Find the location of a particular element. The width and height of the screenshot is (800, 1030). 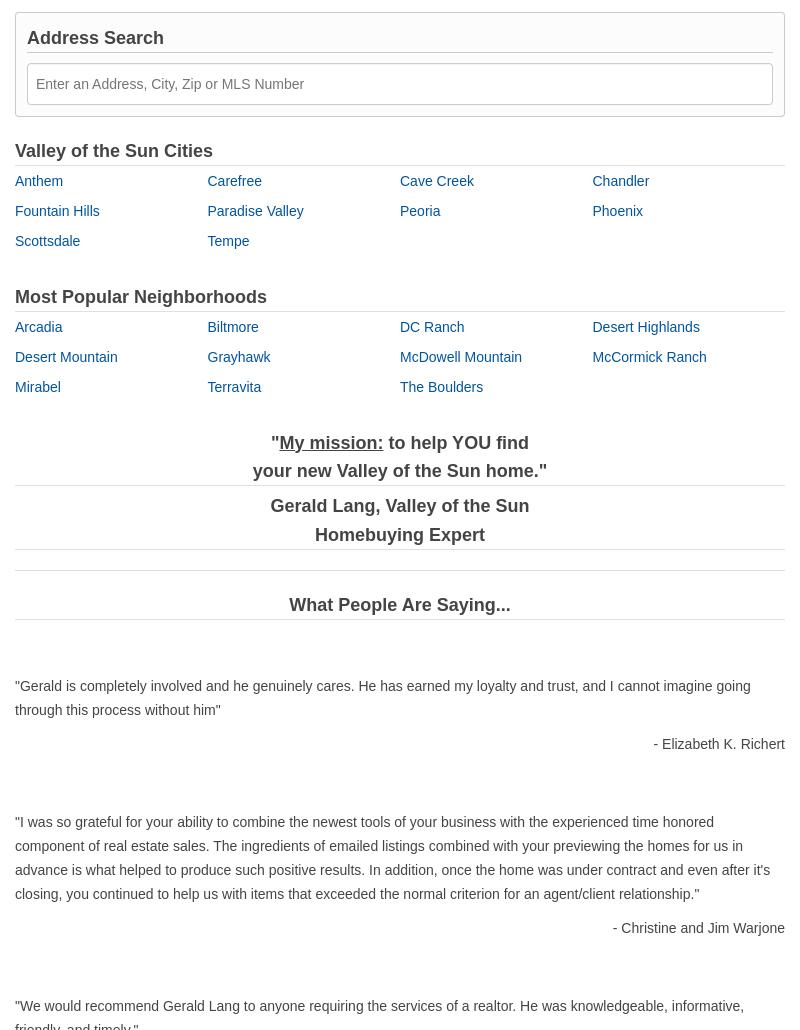

'Scottsdale' is located at coordinates (46, 239).